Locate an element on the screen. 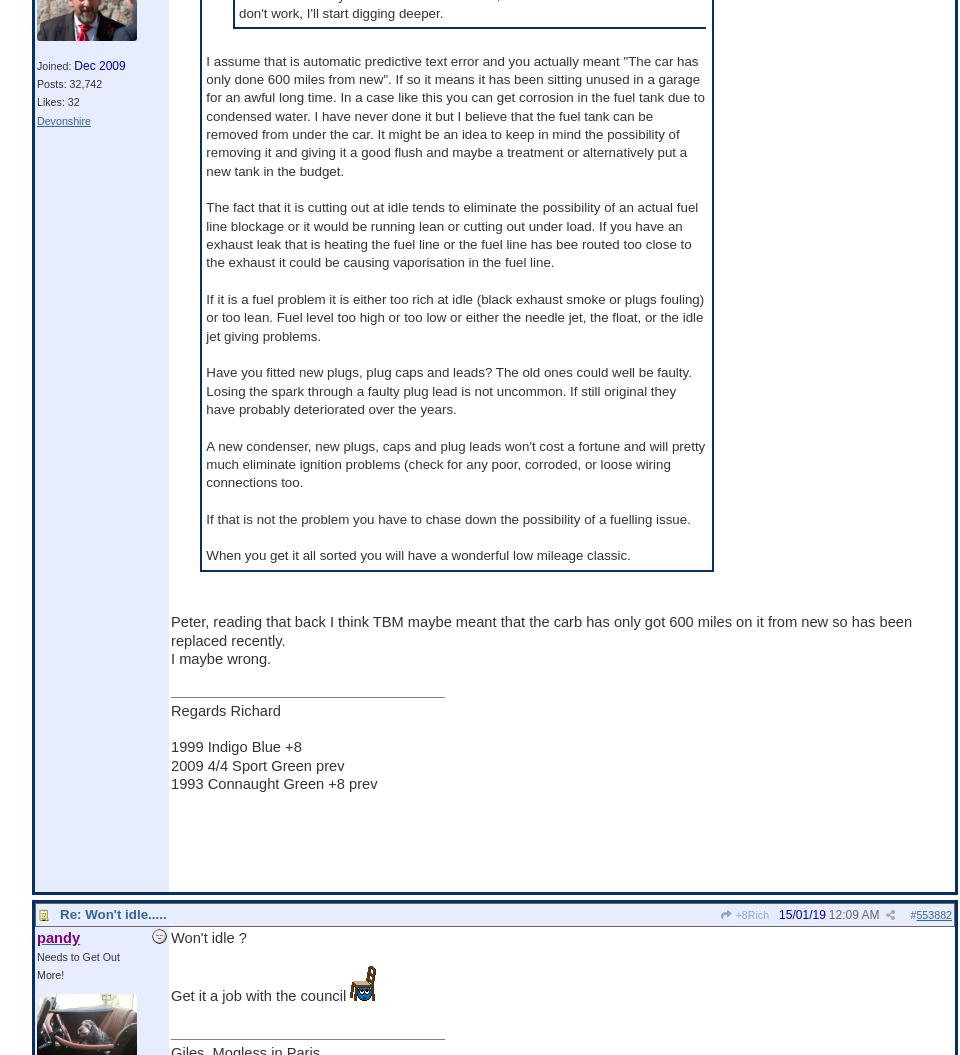 Image resolution: width=960 pixels, height=1055 pixels. 'If that is not the problem you have to chase down the possibility of a fuelling issue.' is located at coordinates (206, 518).